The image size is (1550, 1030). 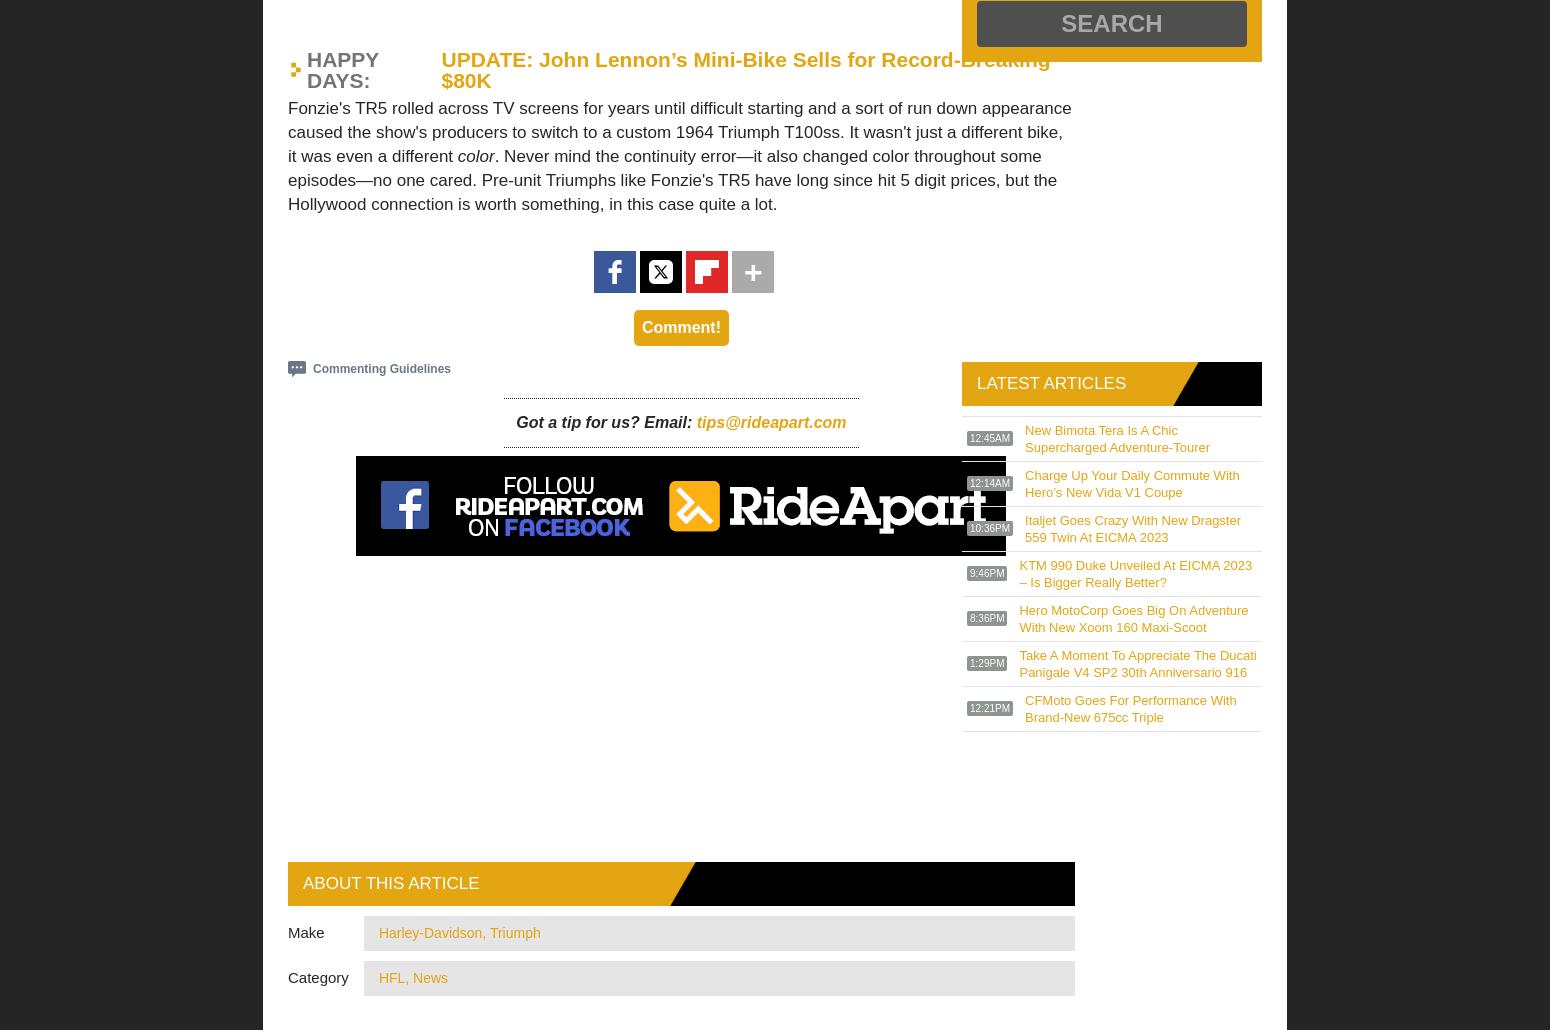 What do you see at coordinates (287, 976) in the screenshot?
I see `'Category'` at bounding box center [287, 976].